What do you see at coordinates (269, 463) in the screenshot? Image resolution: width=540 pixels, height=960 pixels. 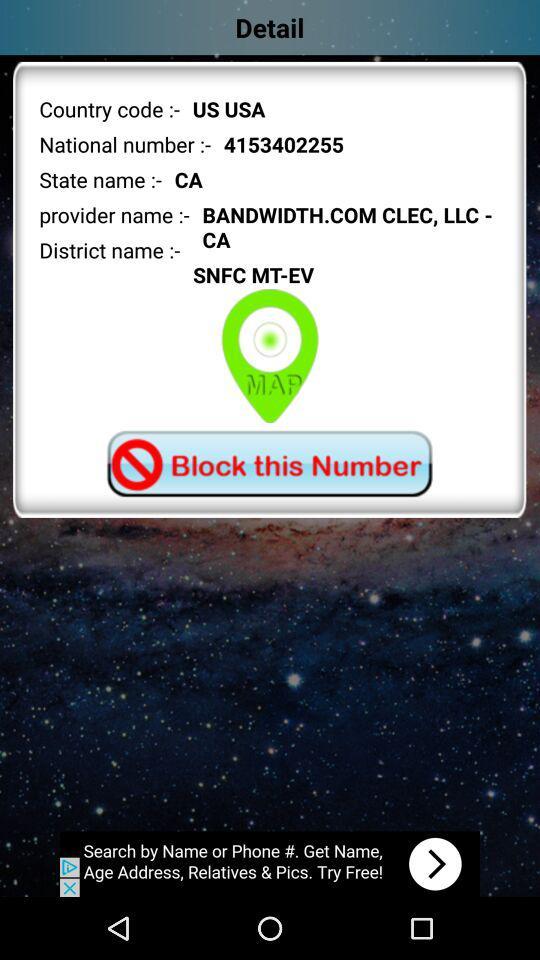 I see `number block box` at bounding box center [269, 463].